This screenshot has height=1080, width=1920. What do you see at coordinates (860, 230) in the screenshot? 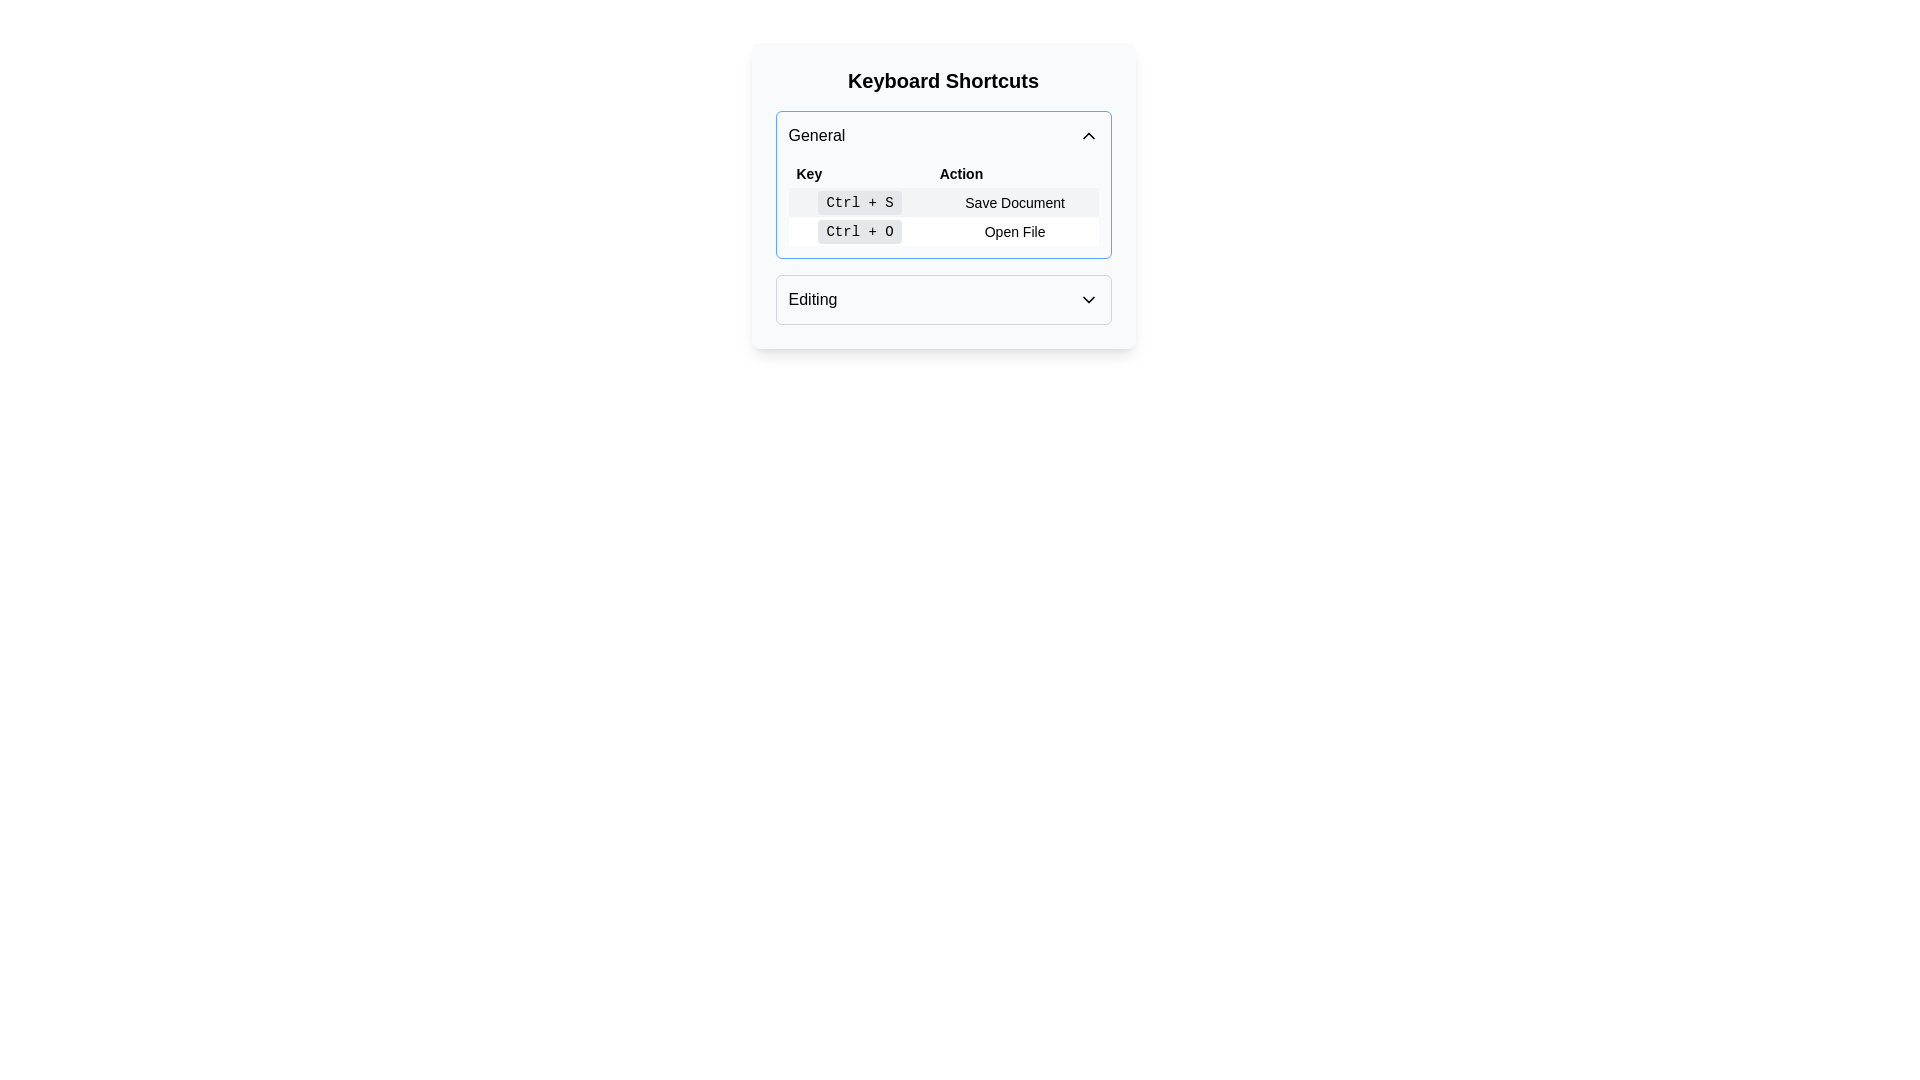
I see `the button-like text label containing 'Ctrl + O' in the 'Keyboard Shortcuts' section under the 'General' group` at bounding box center [860, 230].